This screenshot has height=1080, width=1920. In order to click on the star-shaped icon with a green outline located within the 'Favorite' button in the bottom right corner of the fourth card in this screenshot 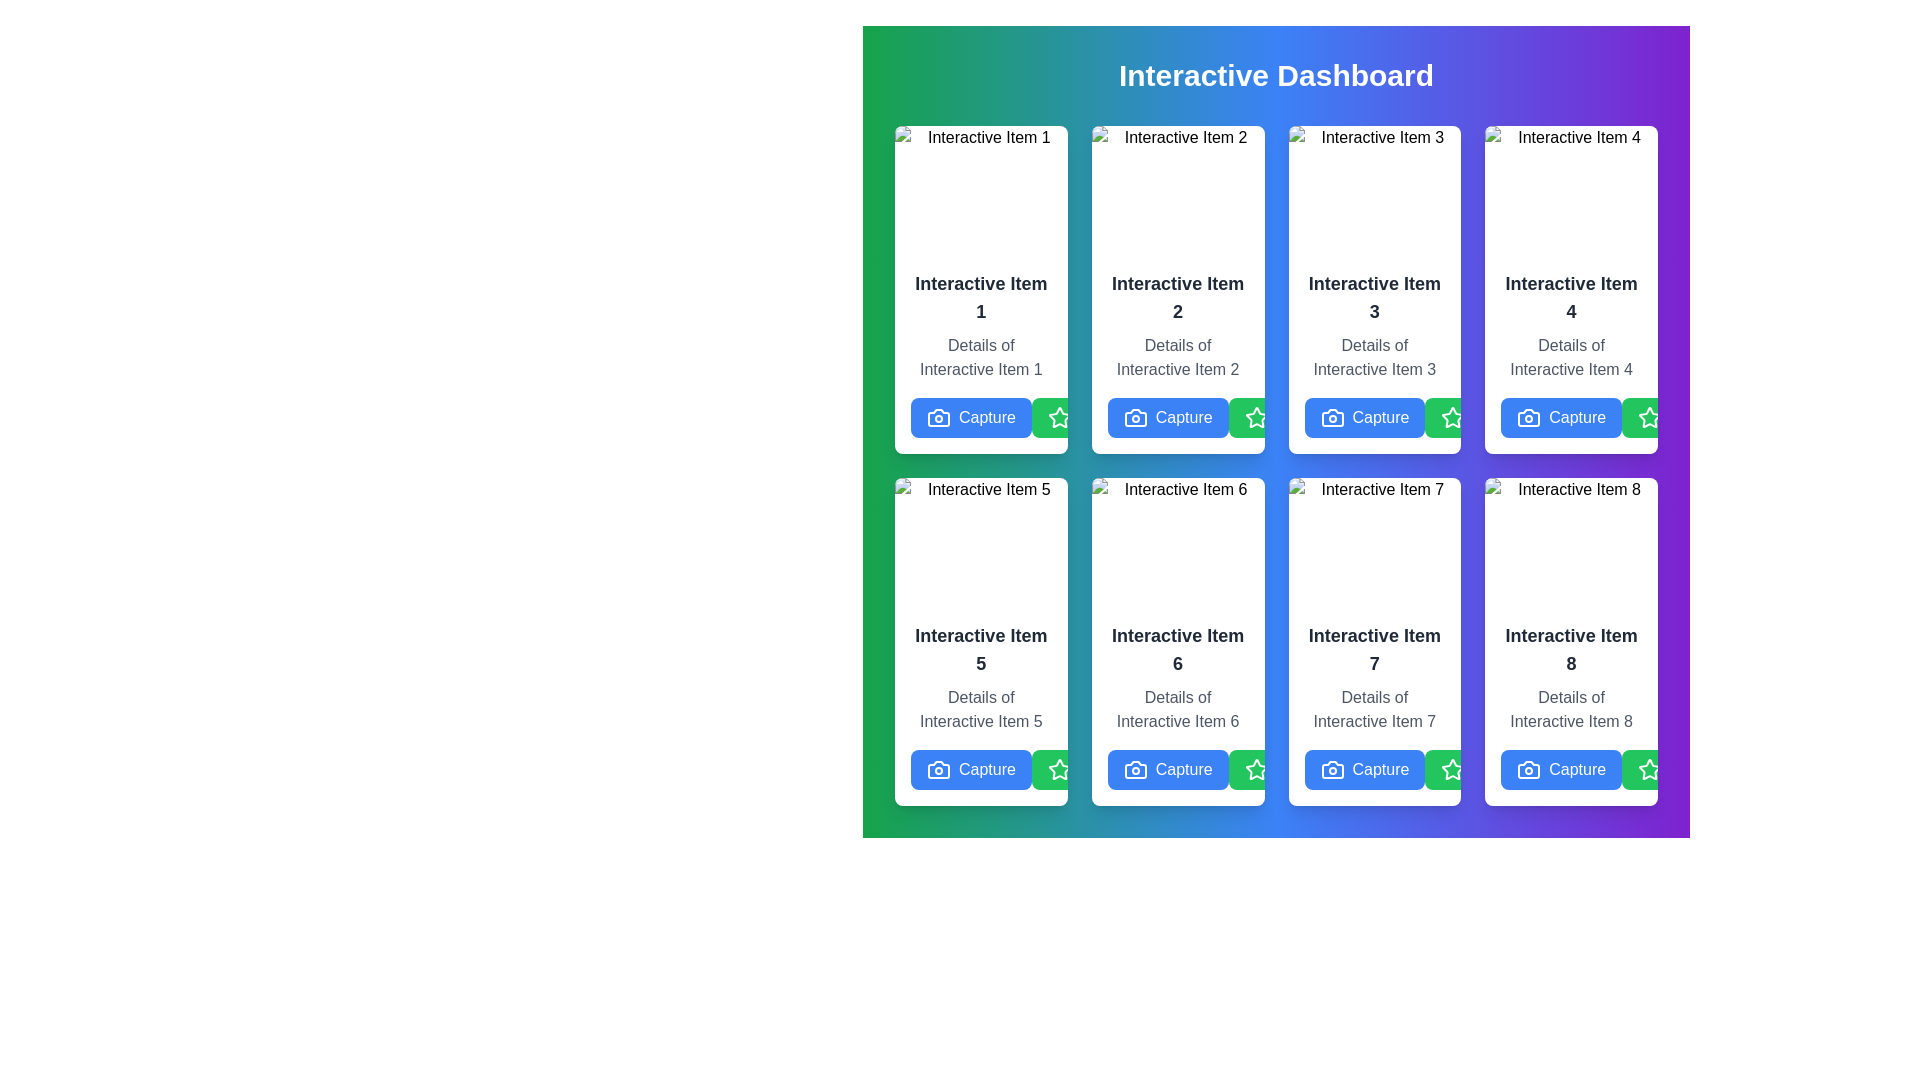, I will do `click(1650, 416)`.